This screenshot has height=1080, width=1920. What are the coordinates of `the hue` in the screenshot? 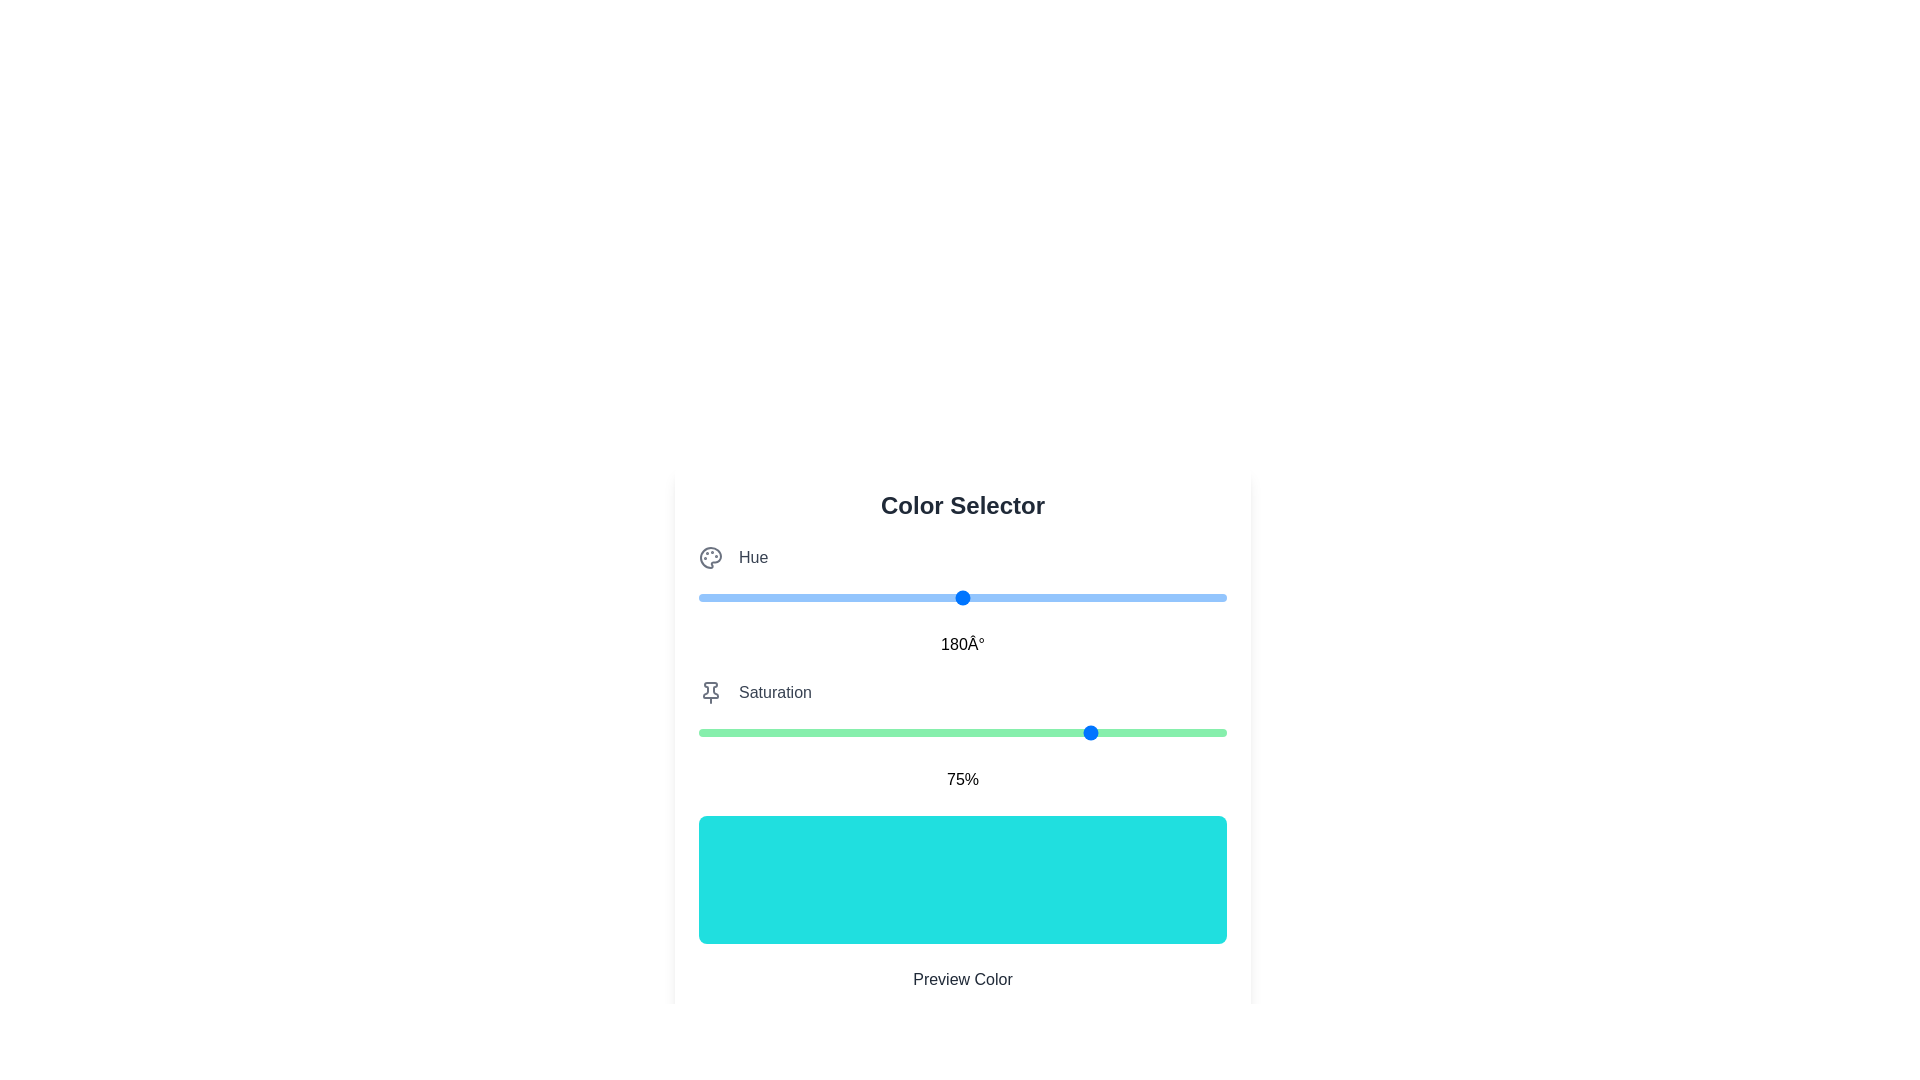 It's located at (733, 596).